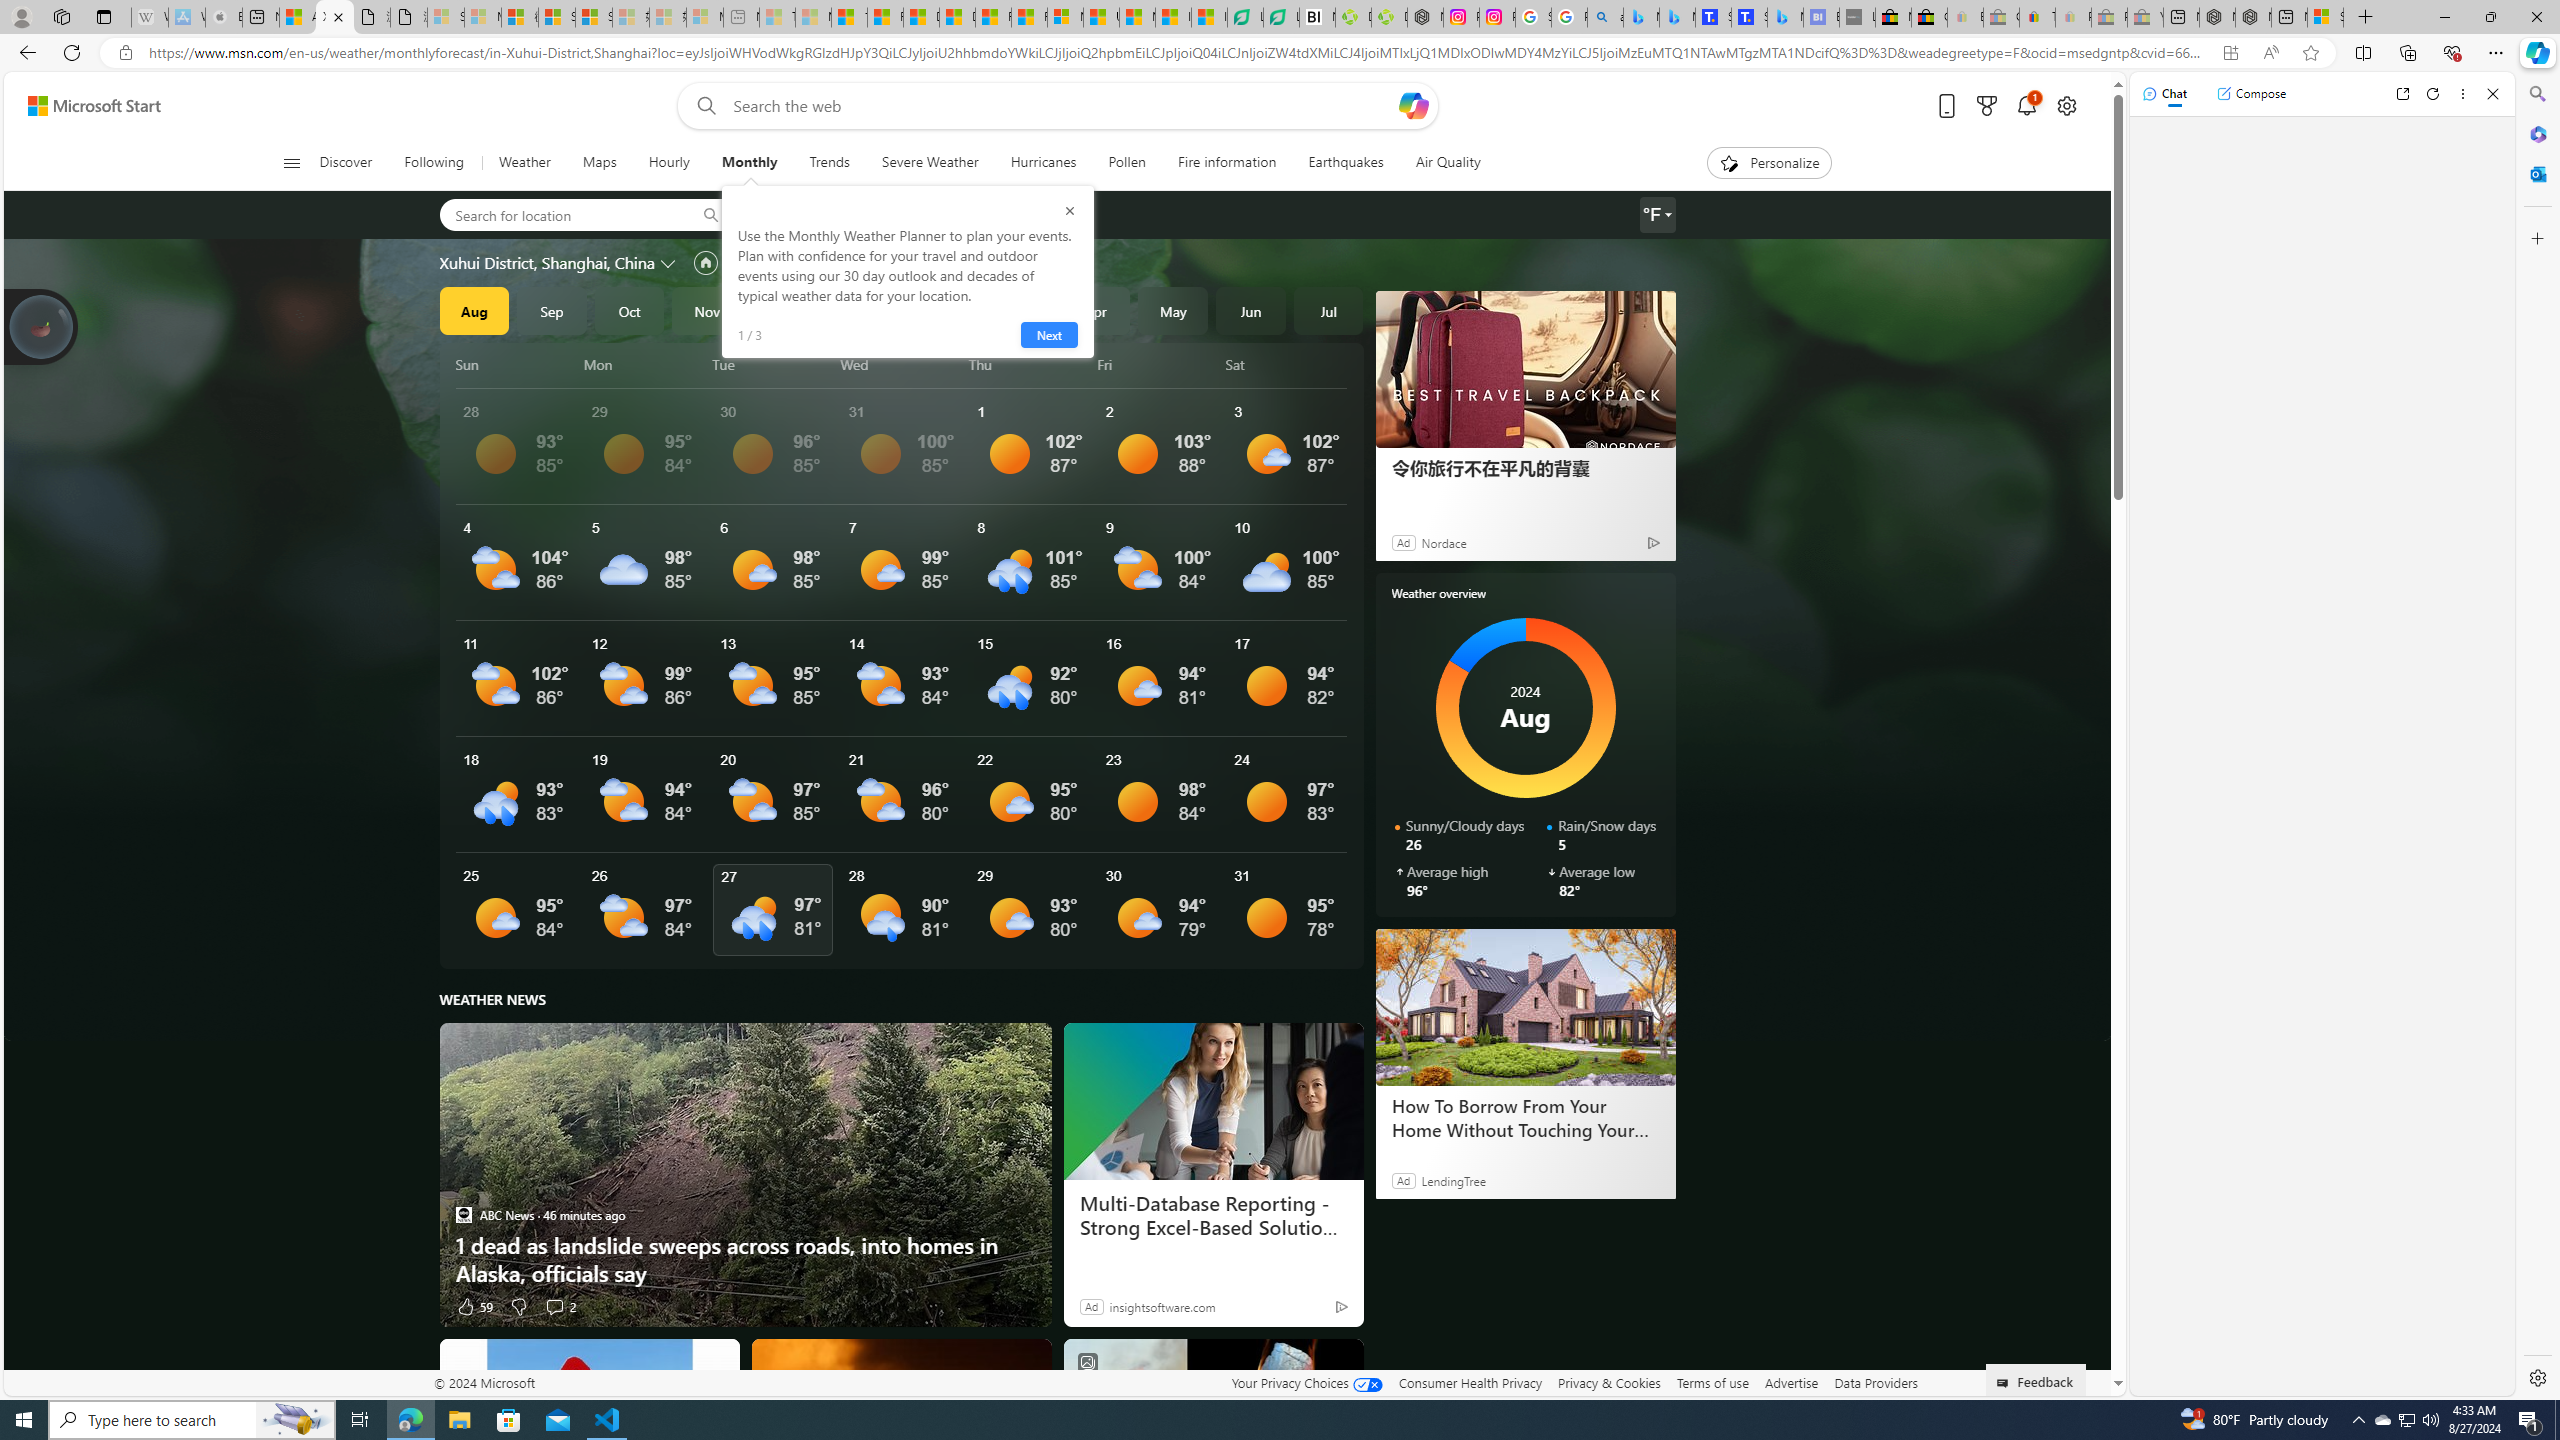 This screenshot has height=1440, width=2560. I want to click on 'Apr', so click(1094, 310).